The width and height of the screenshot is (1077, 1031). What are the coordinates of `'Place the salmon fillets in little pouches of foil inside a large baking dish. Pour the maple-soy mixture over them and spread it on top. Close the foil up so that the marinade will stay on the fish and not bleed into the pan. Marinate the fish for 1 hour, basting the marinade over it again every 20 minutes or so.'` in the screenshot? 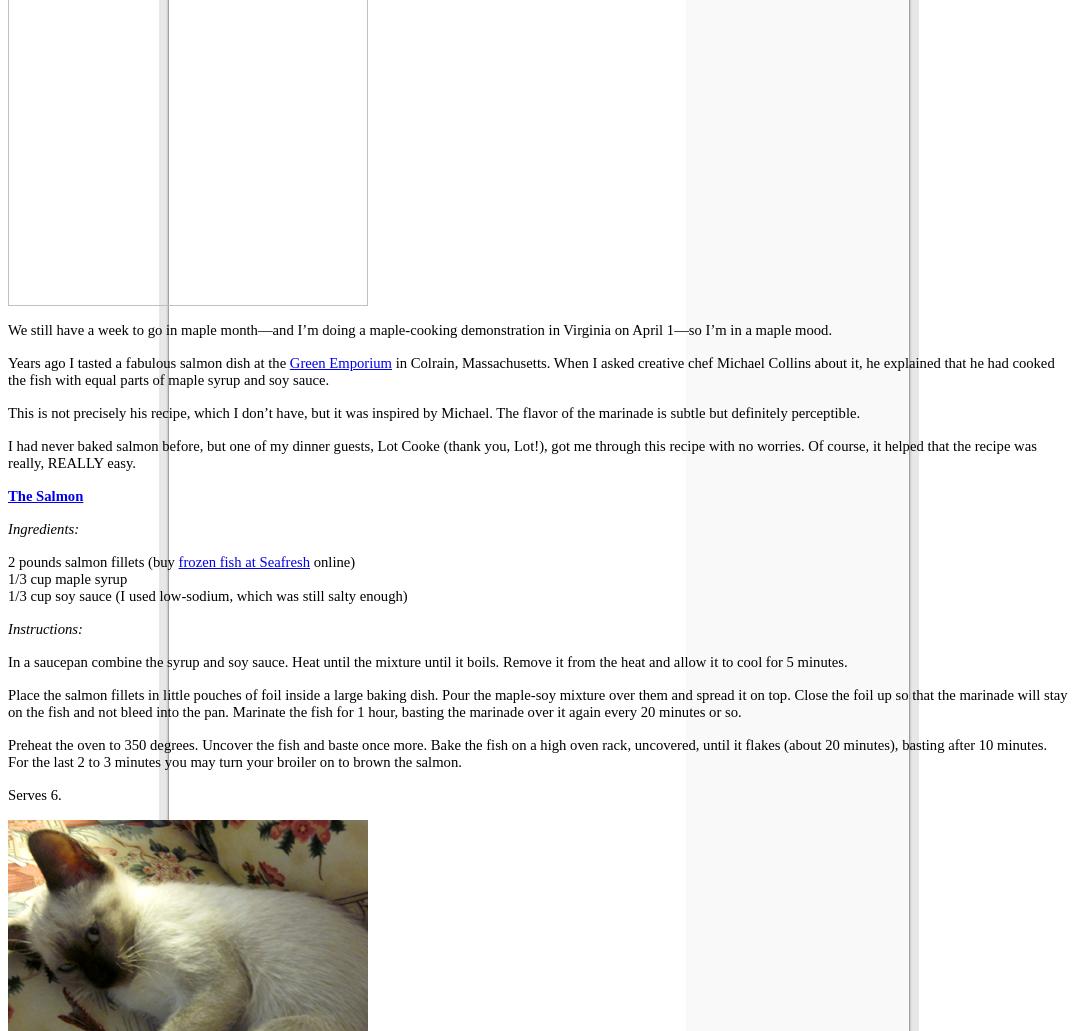 It's located at (536, 702).